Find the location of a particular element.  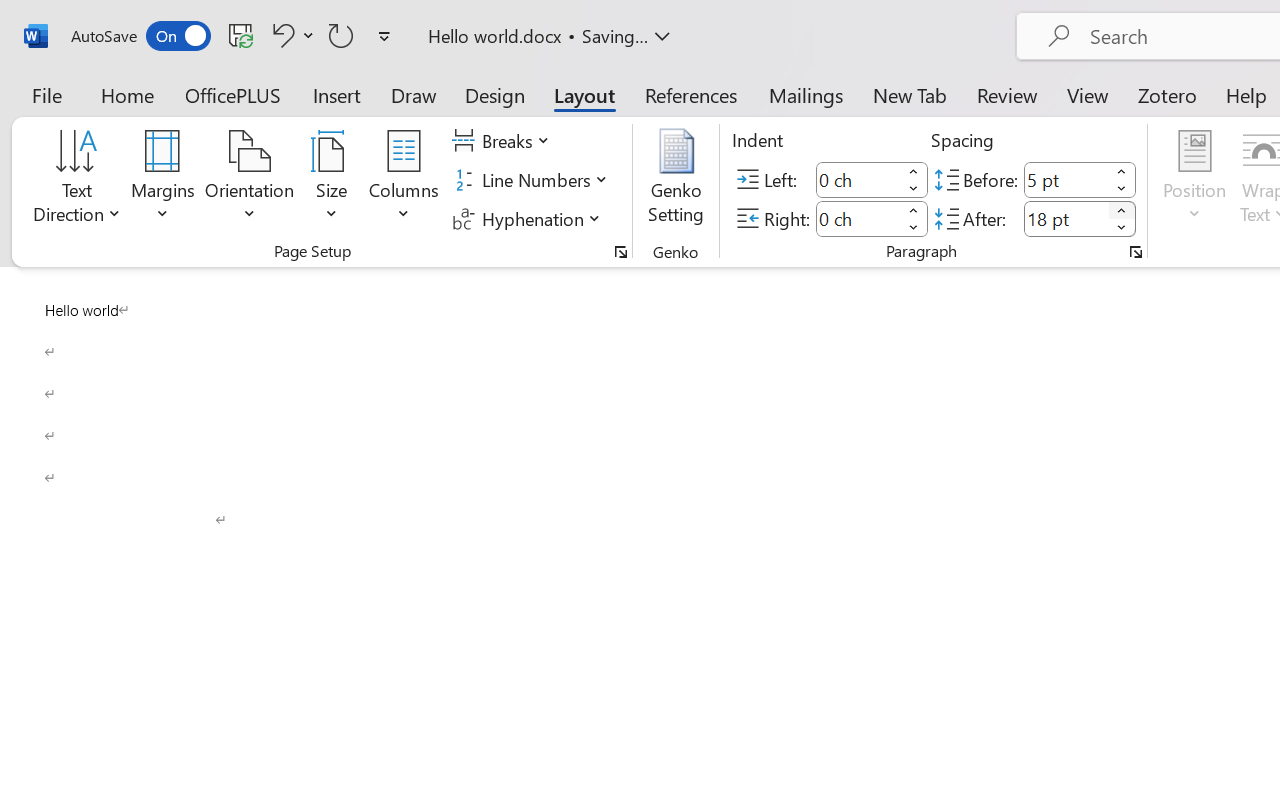

'Spacing After' is located at coordinates (1065, 218).